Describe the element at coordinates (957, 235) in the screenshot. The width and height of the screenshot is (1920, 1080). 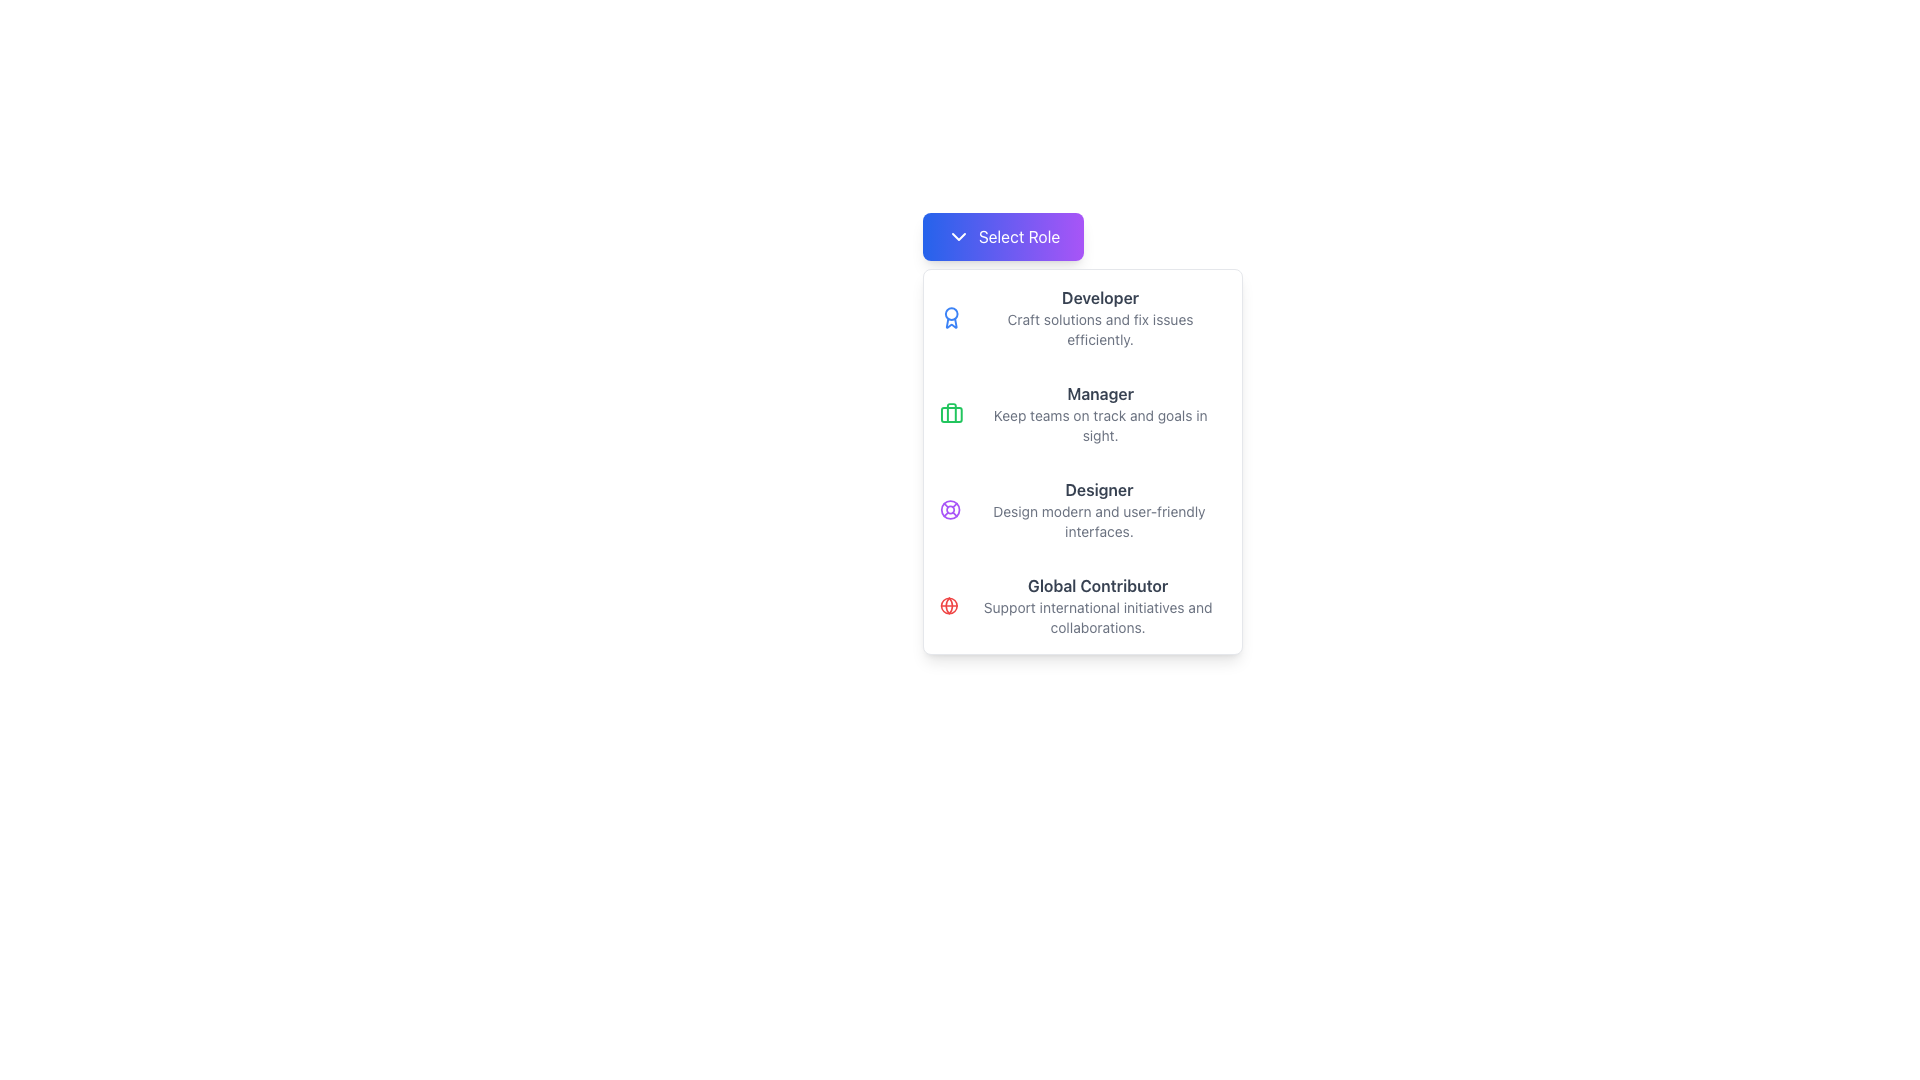
I see `the downward-facing chevron icon next to the text 'Select Role'` at that location.